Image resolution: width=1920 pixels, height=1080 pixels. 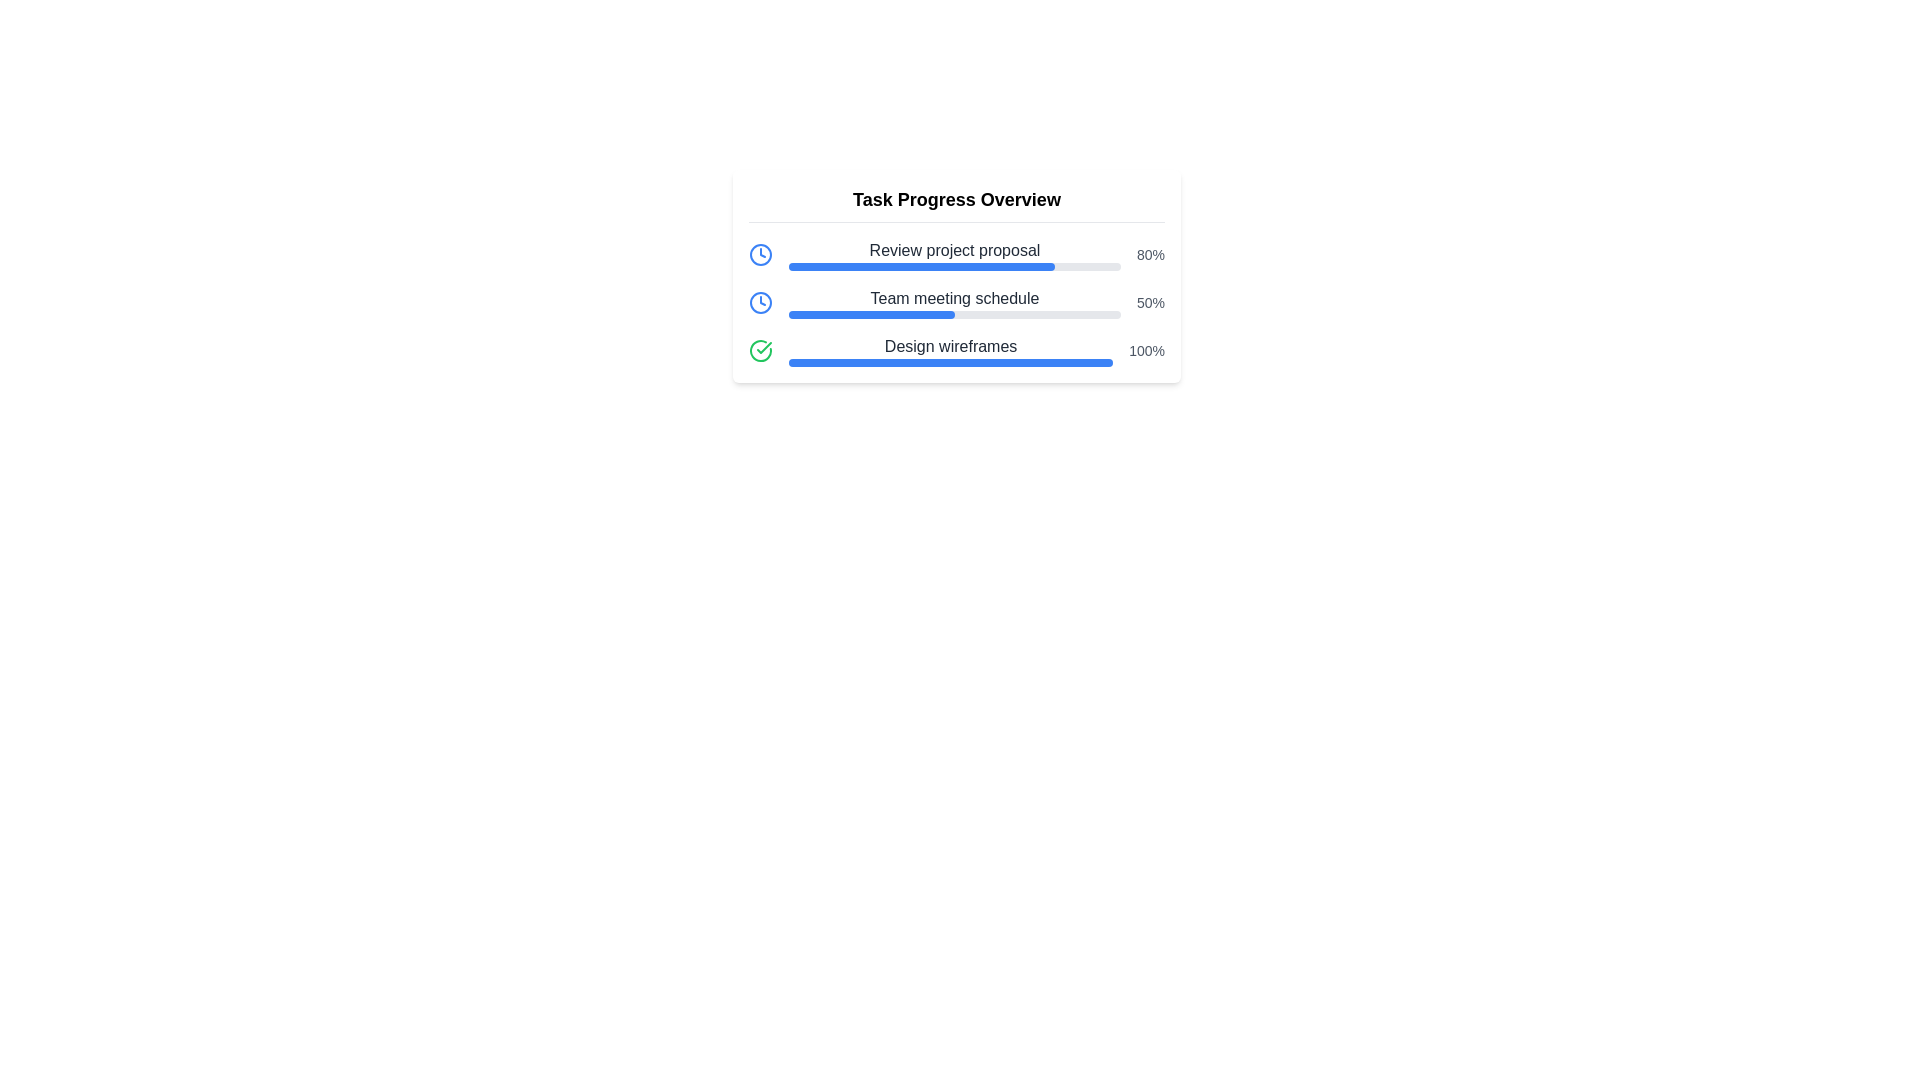 I want to click on the blue circular ring that forms the outer edge of the SVG icon next to the 'Team meeting schedule' text in the 'Task Progress Overview' card, so click(x=760, y=253).